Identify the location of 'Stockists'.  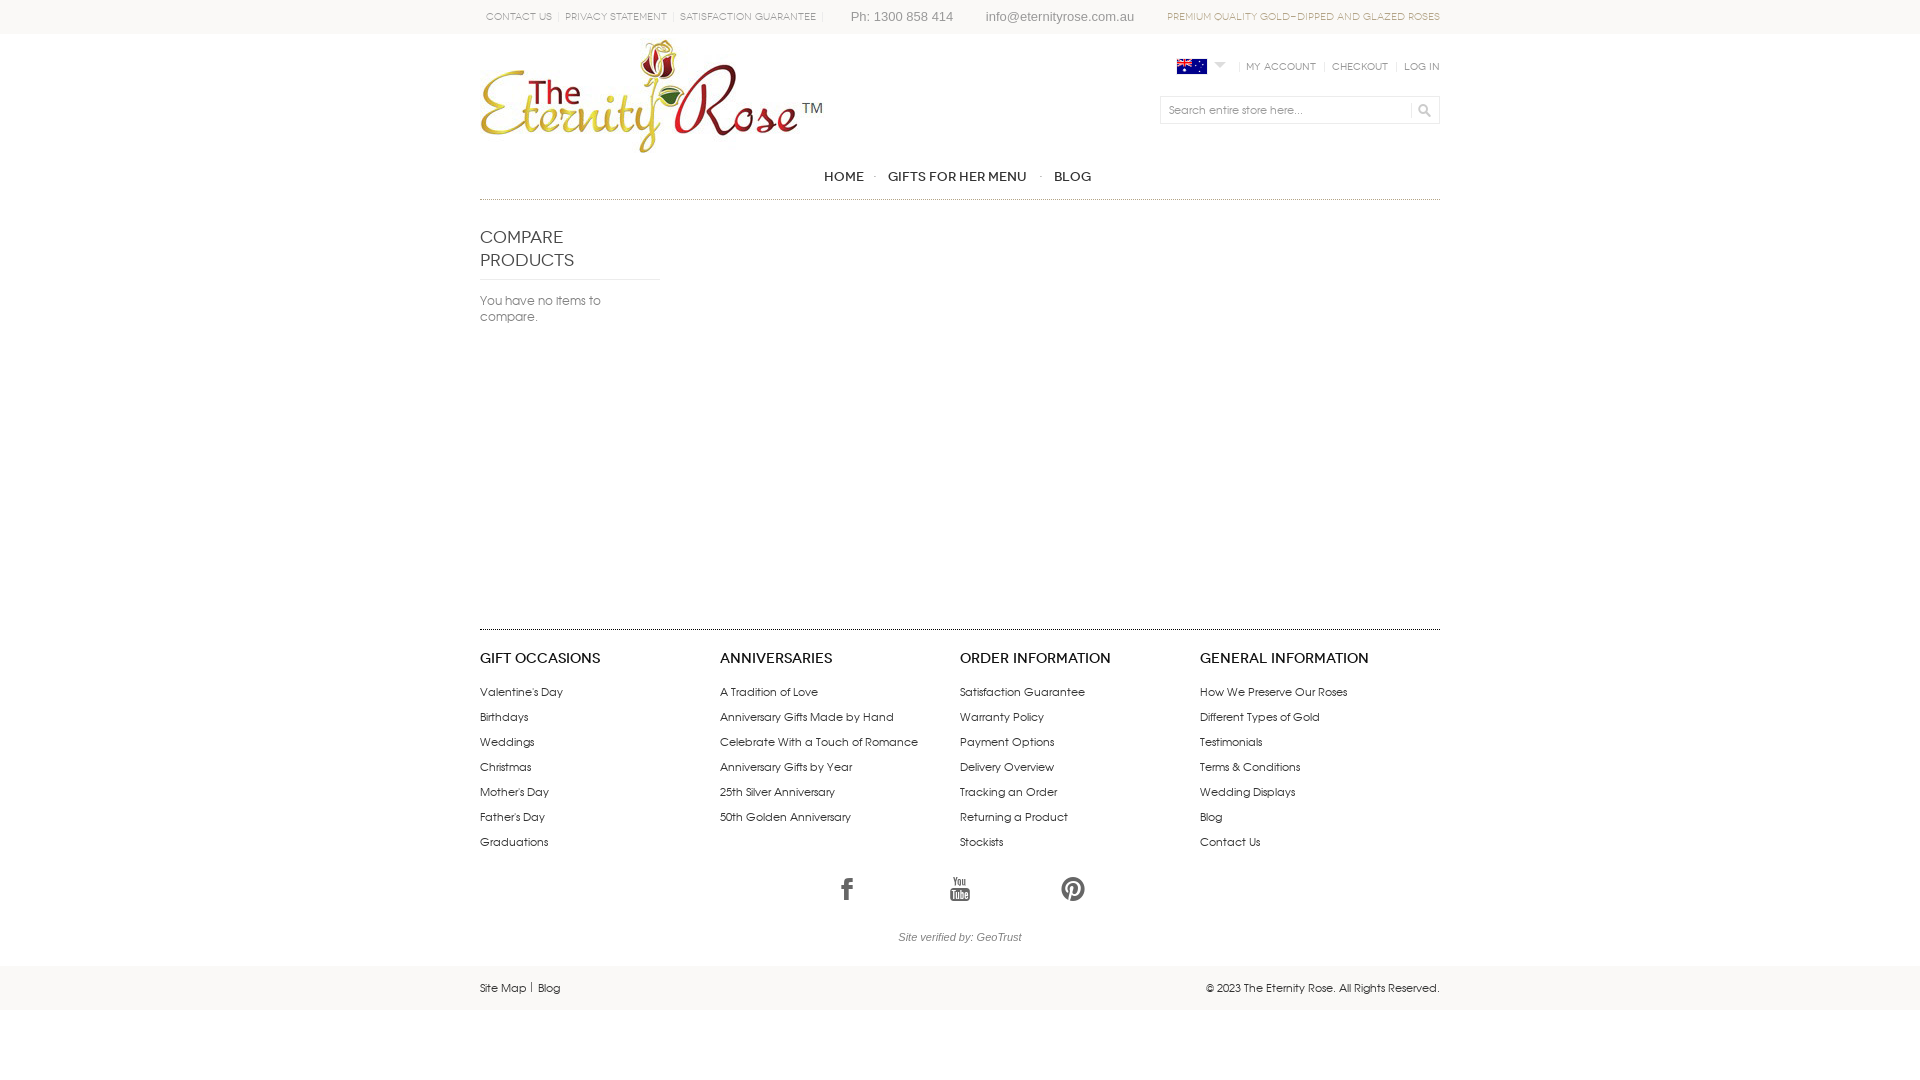
(981, 841).